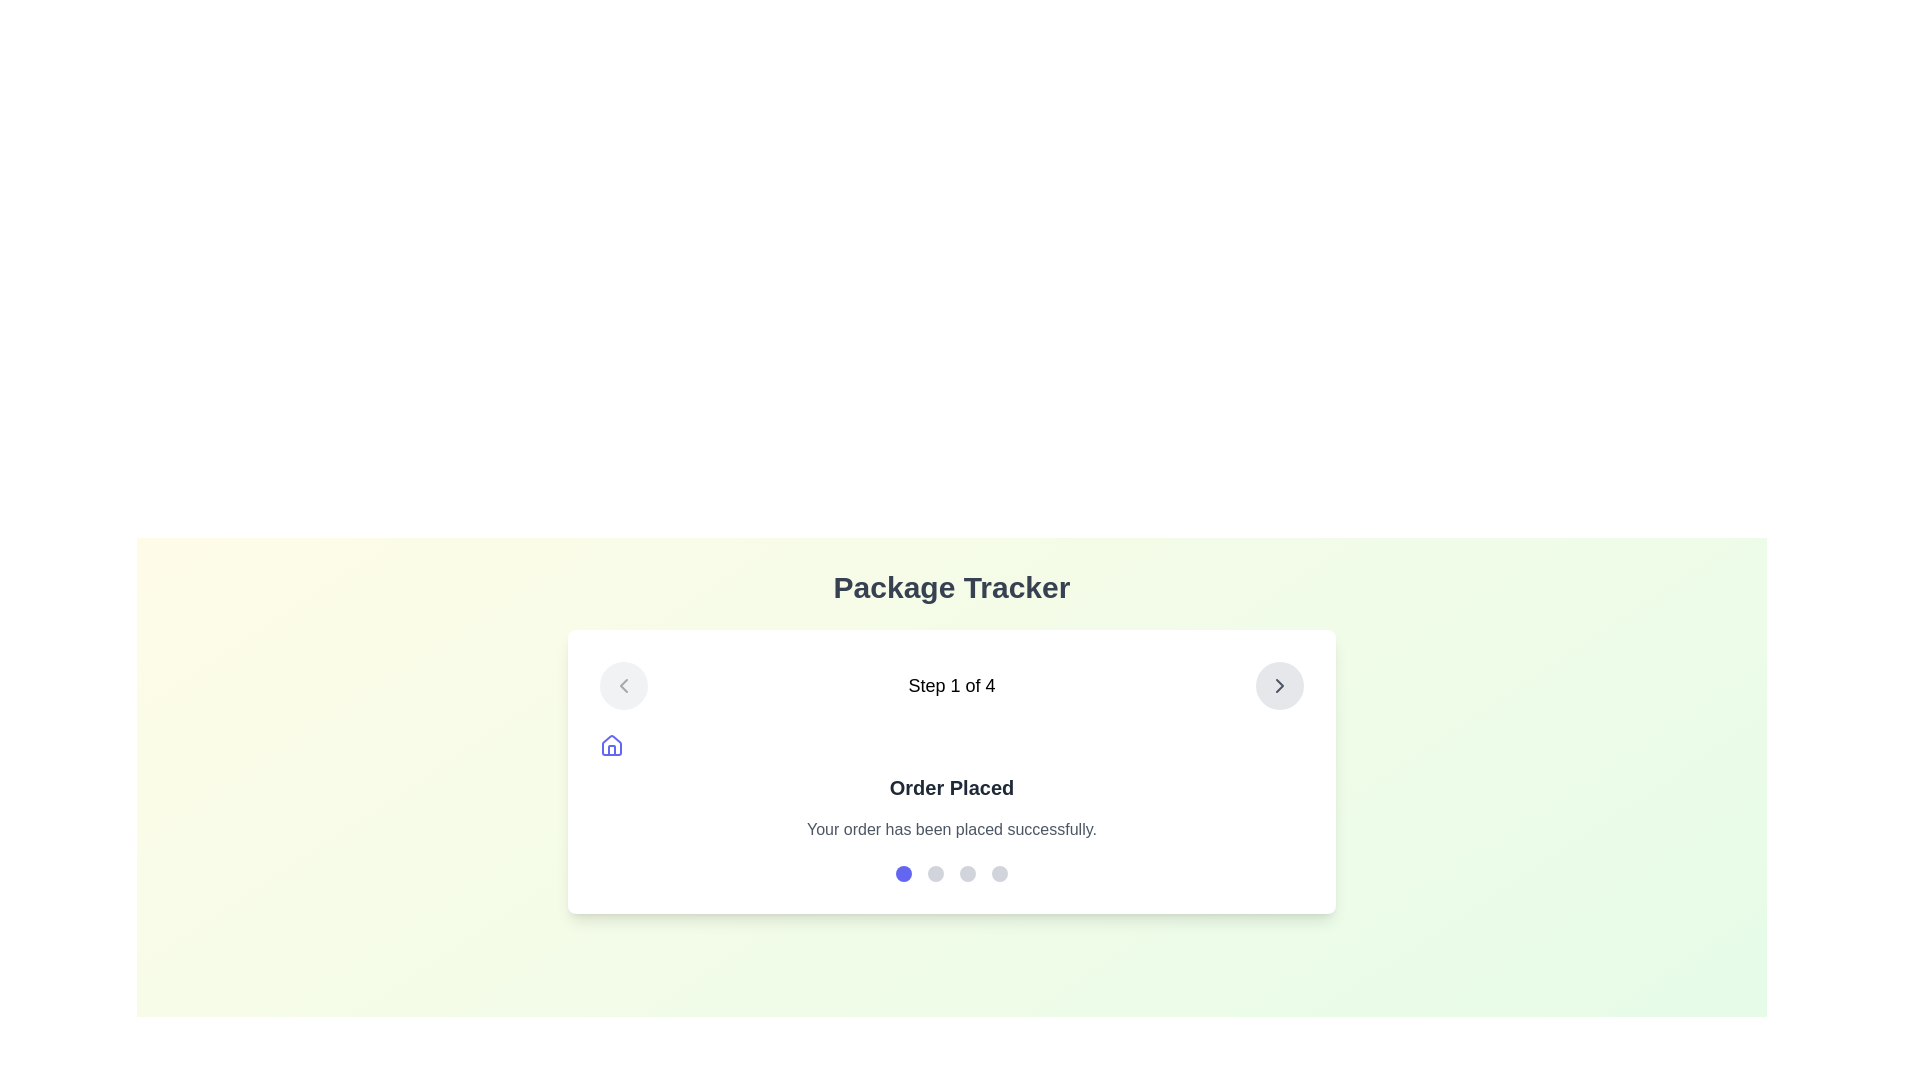  I want to click on the first circular progress indicator, which has a solid indigo fill and is positioned below the 'Order Placed' text, so click(902, 873).